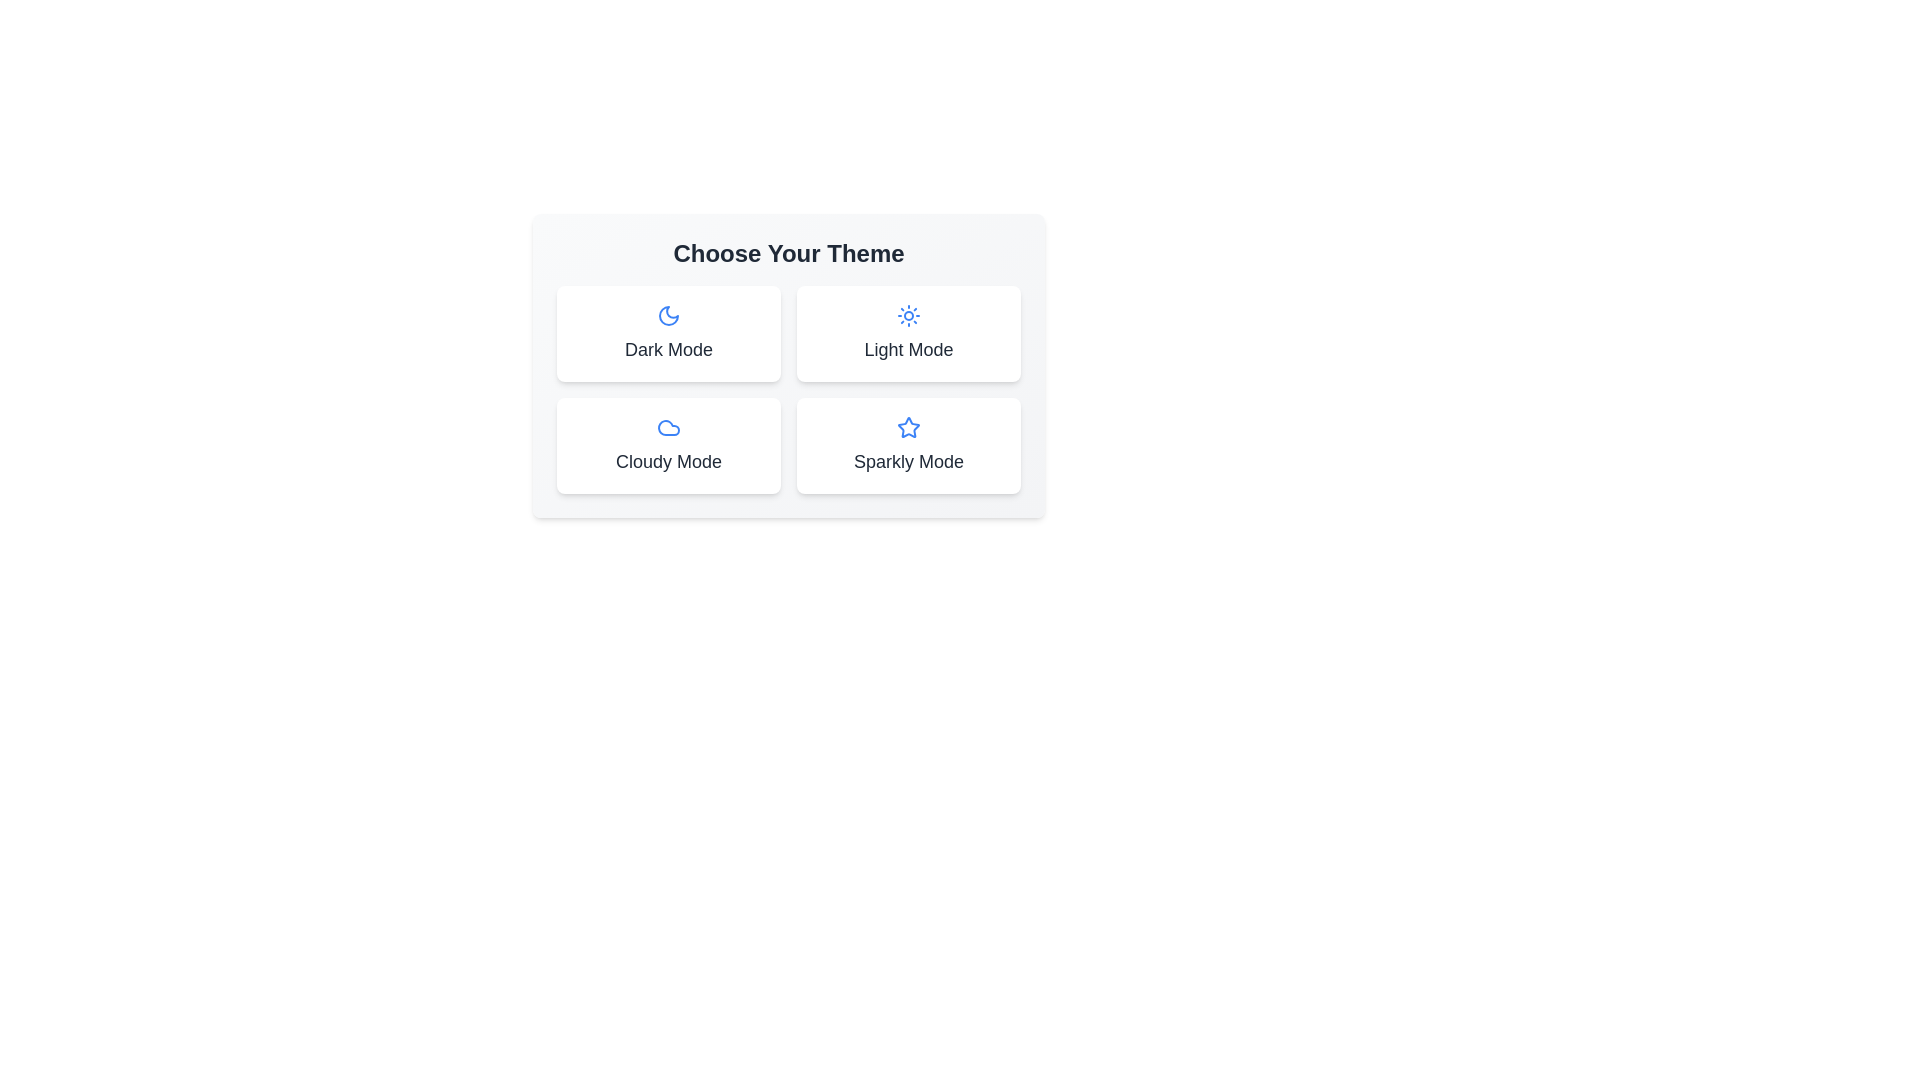  What do you see at coordinates (668, 349) in the screenshot?
I see `the Text Label that describes the 'Dark Mode' theme selection, located below the crescent moon icon in the theme options grid` at bounding box center [668, 349].